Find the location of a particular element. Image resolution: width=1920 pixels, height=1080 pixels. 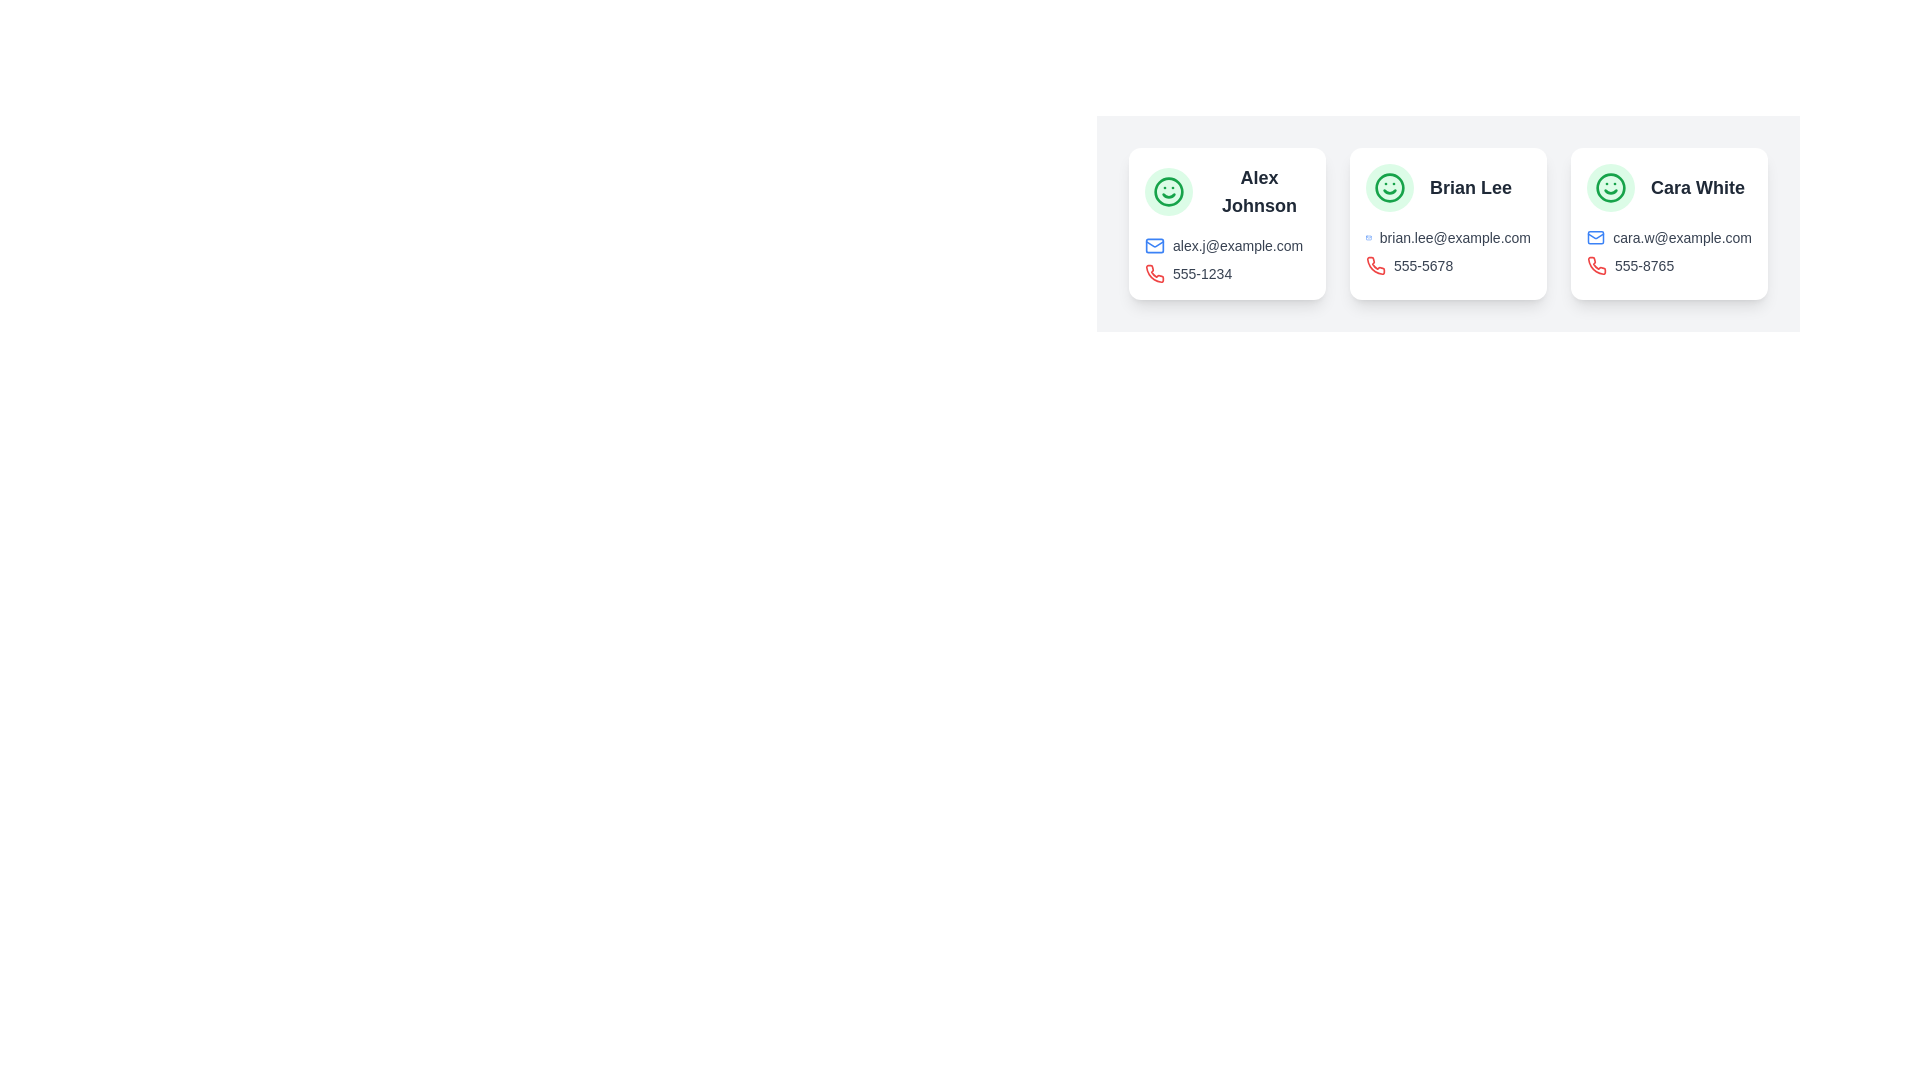

the phone contact icon located within Alex Johnson's contact card, positioned near the phone number field to identify the contact type it represents is located at coordinates (1155, 273).